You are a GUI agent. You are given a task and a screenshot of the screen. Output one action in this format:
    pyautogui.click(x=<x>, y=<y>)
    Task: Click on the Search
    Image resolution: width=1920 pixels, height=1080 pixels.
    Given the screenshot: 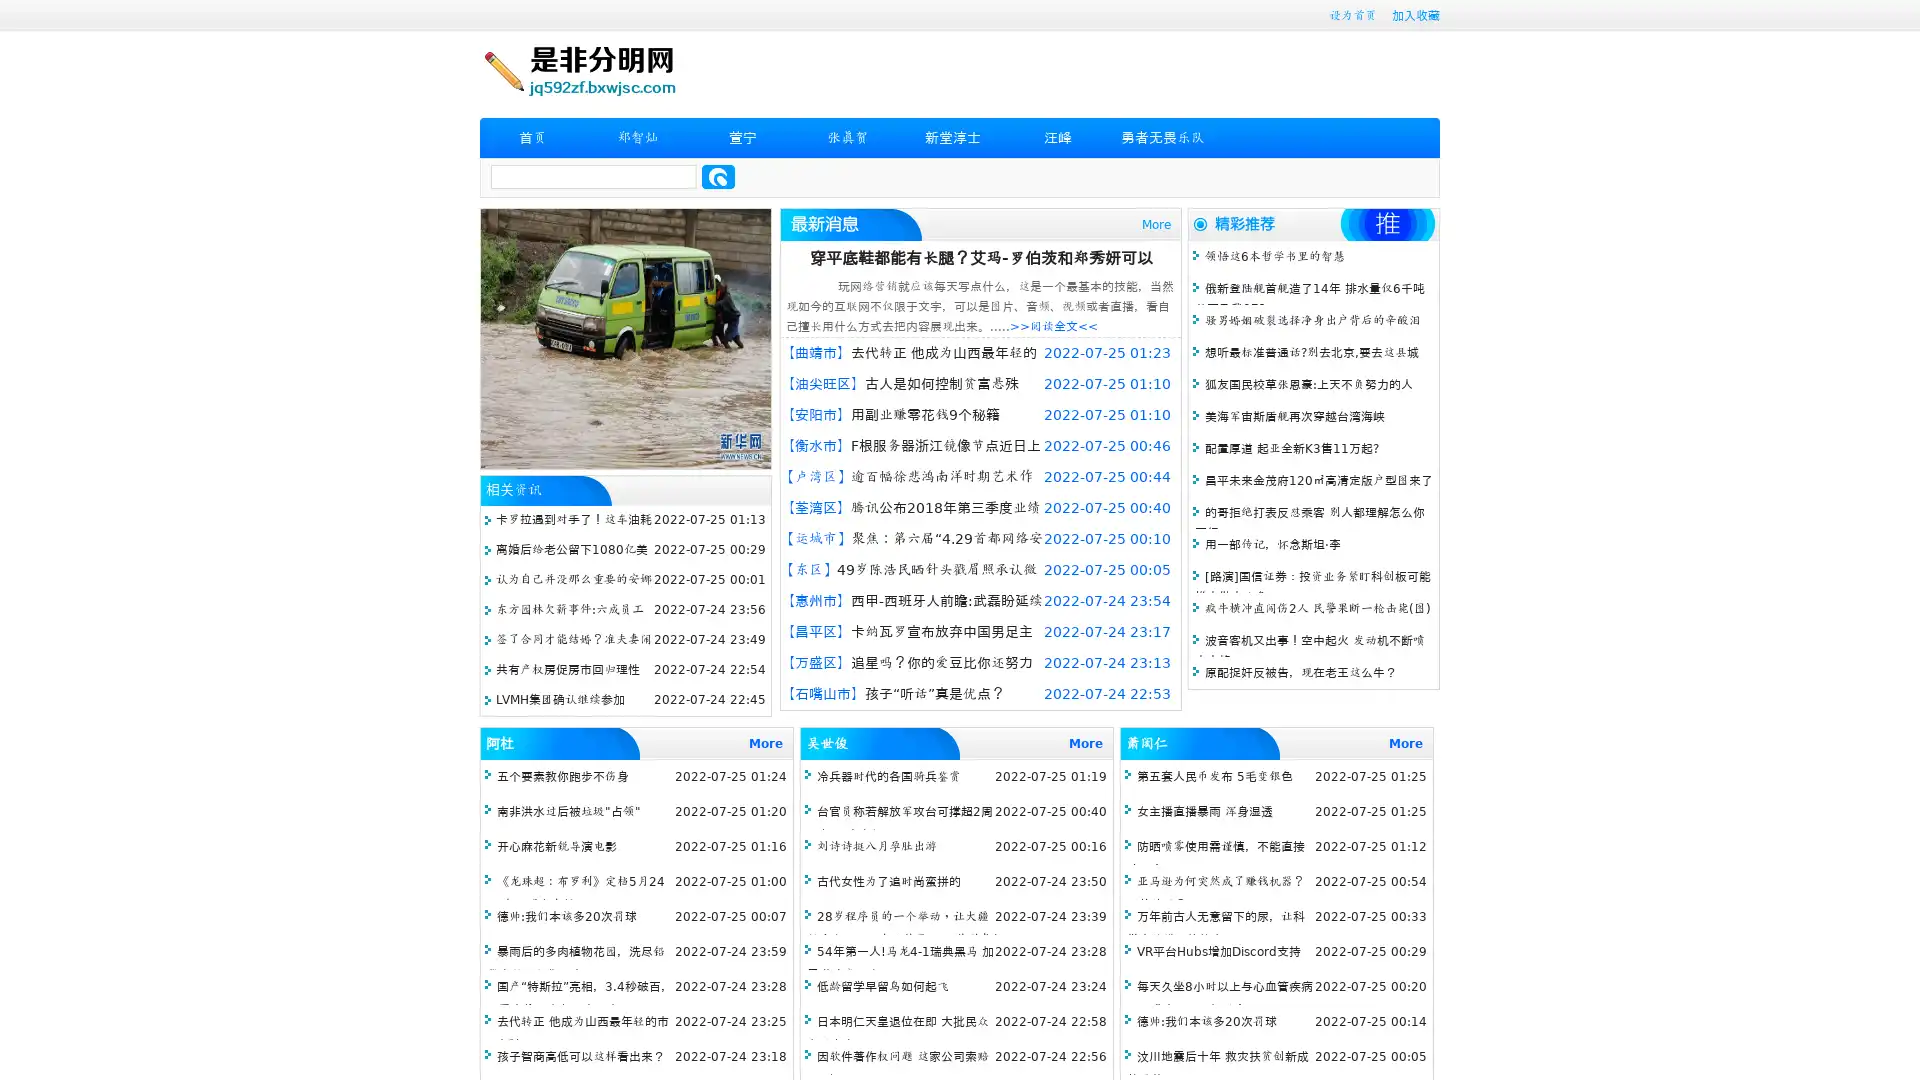 What is the action you would take?
    pyautogui.click(x=718, y=176)
    